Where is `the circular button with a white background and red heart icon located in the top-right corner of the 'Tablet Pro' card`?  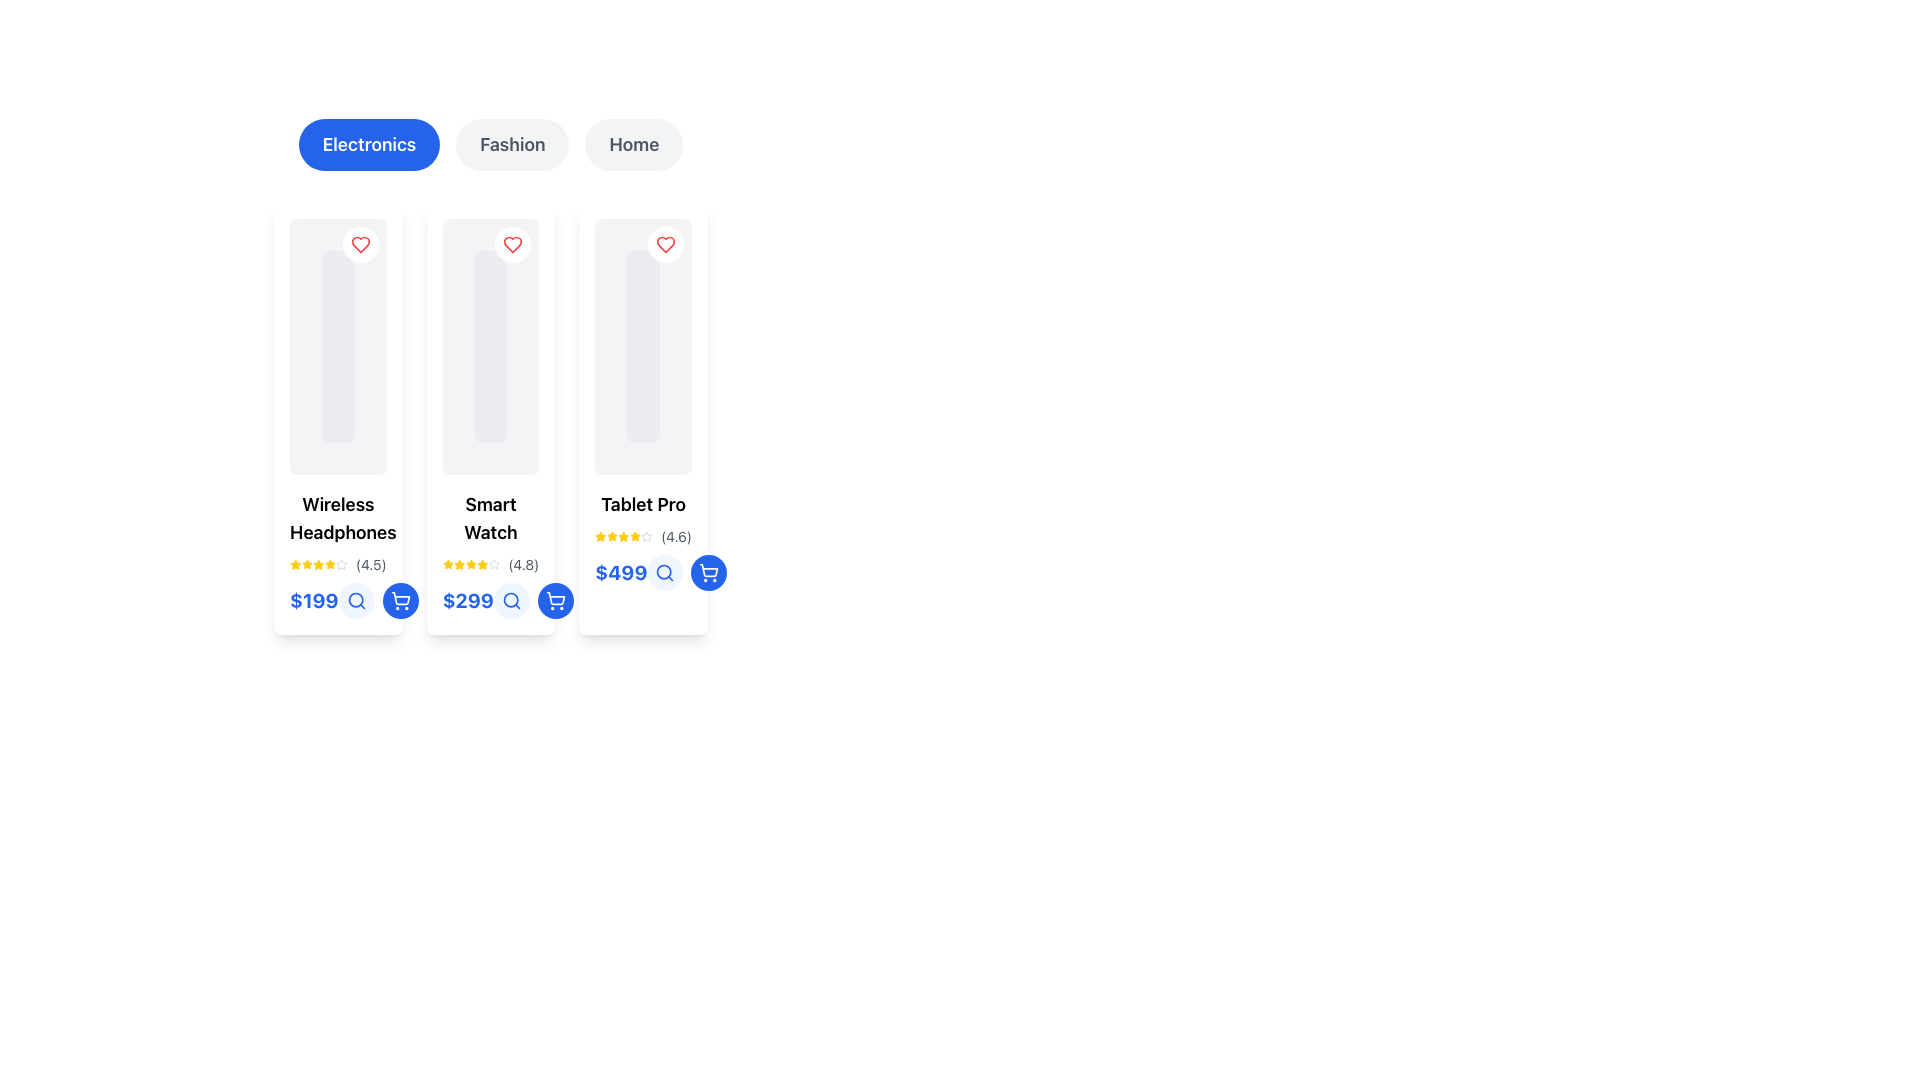 the circular button with a white background and red heart icon located in the top-right corner of the 'Tablet Pro' card is located at coordinates (666, 244).